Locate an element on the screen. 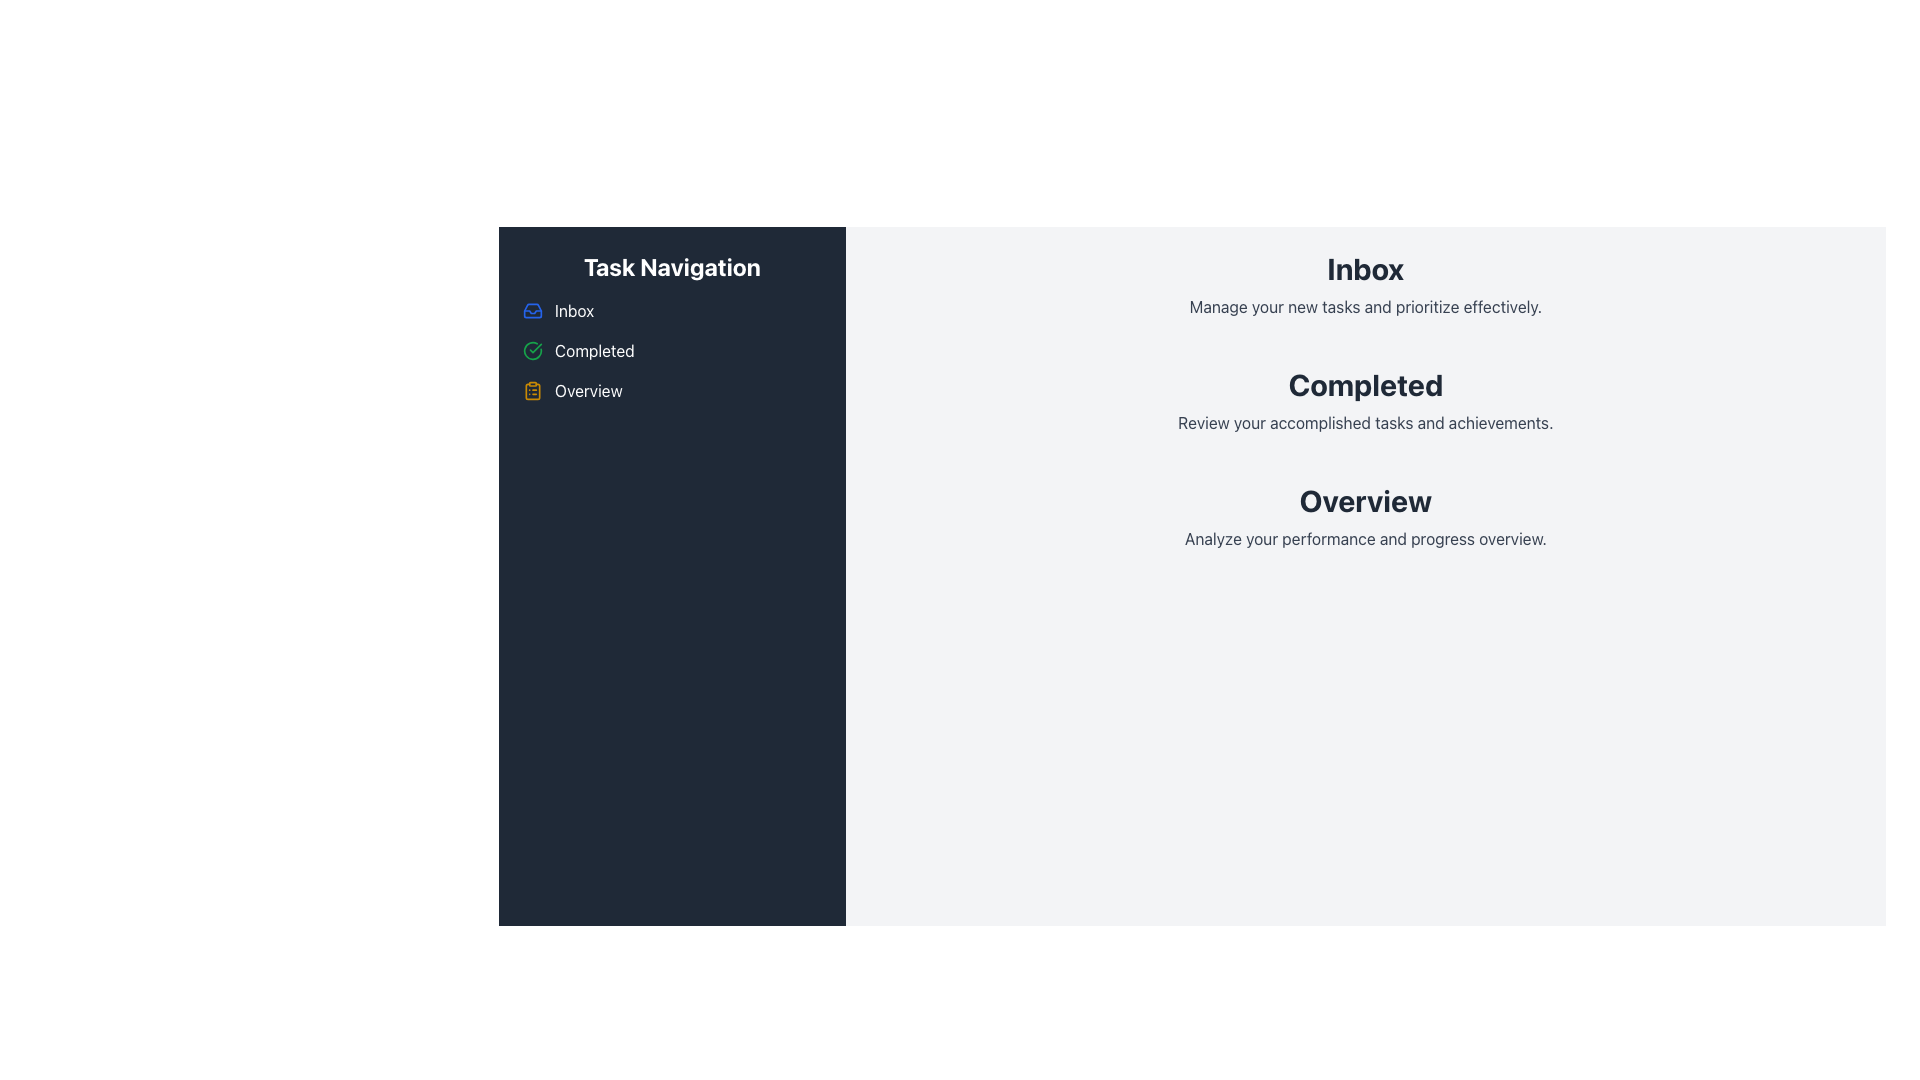  the 'Overview' hyperlink in the vertical navigation menu is located at coordinates (587, 390).